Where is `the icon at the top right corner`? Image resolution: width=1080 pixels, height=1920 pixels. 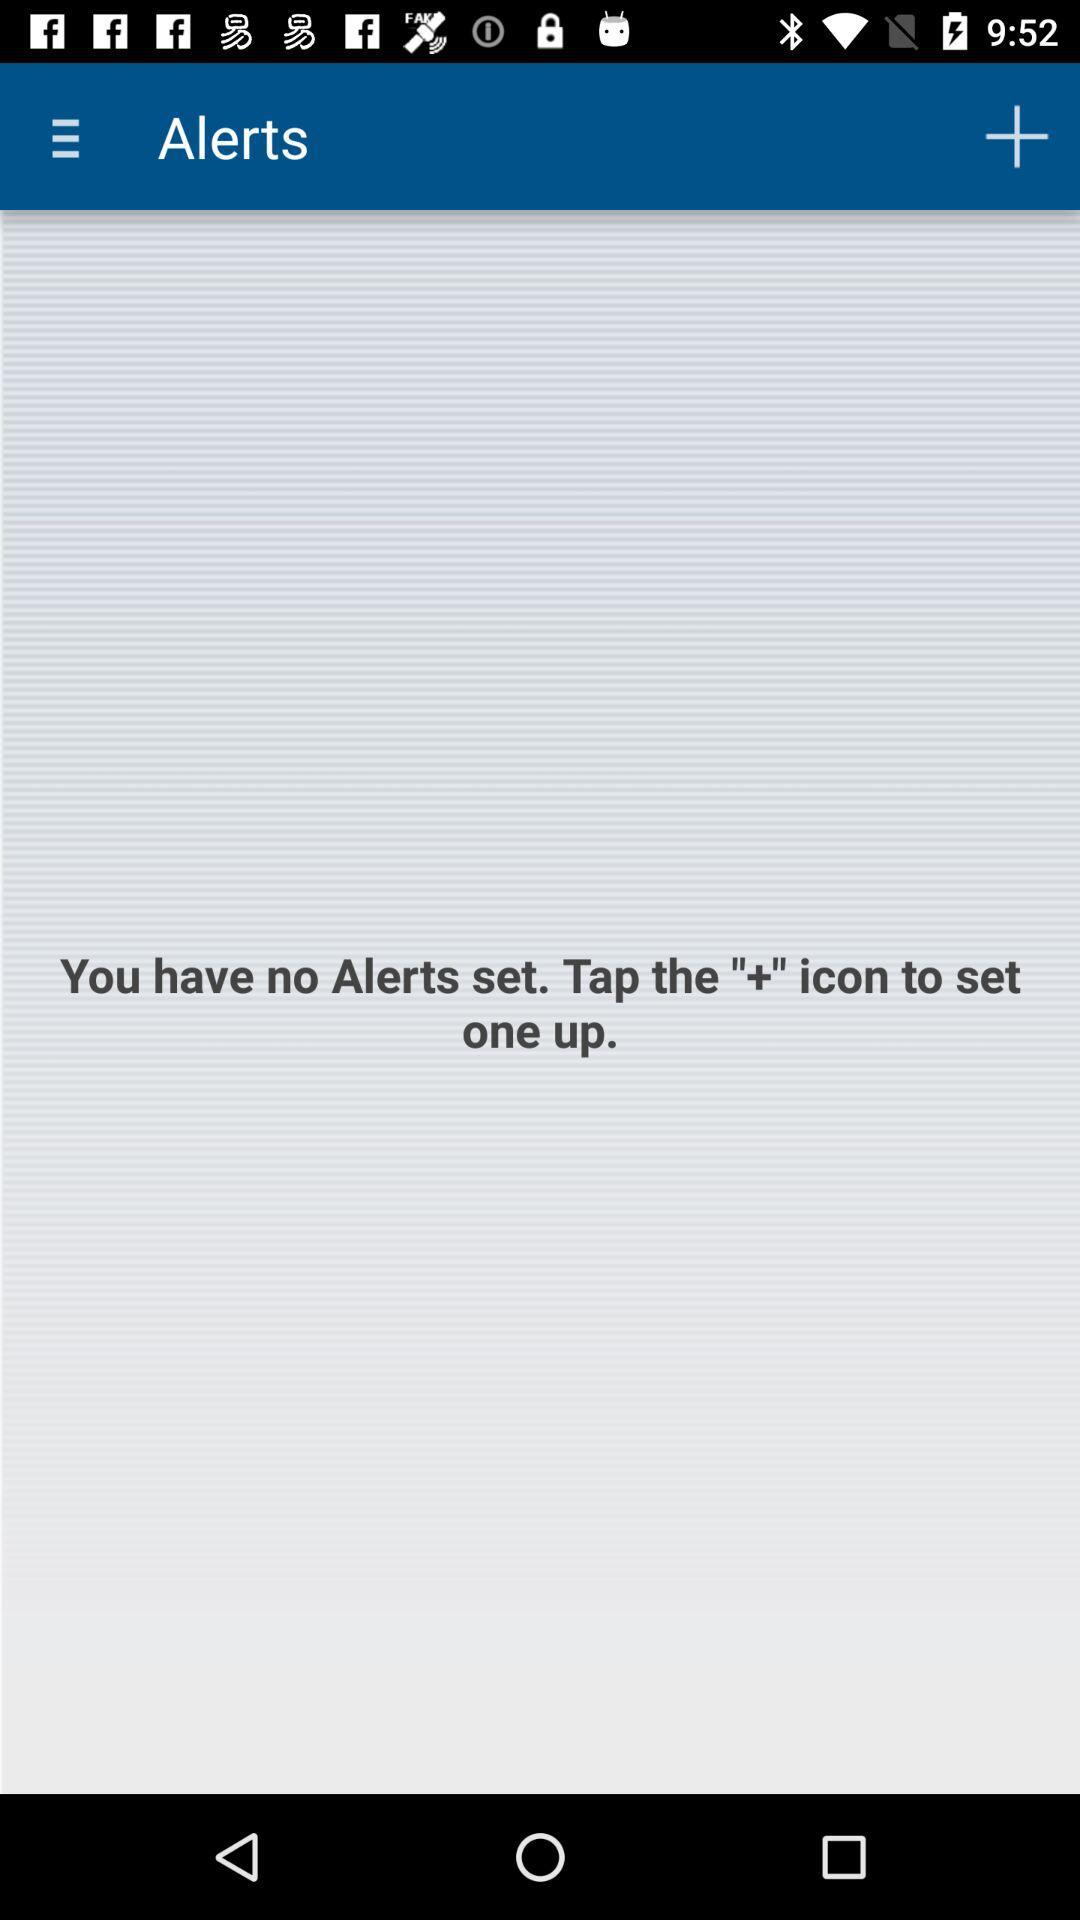 the icon at the top right corner is located at coordinates (1017, 135).